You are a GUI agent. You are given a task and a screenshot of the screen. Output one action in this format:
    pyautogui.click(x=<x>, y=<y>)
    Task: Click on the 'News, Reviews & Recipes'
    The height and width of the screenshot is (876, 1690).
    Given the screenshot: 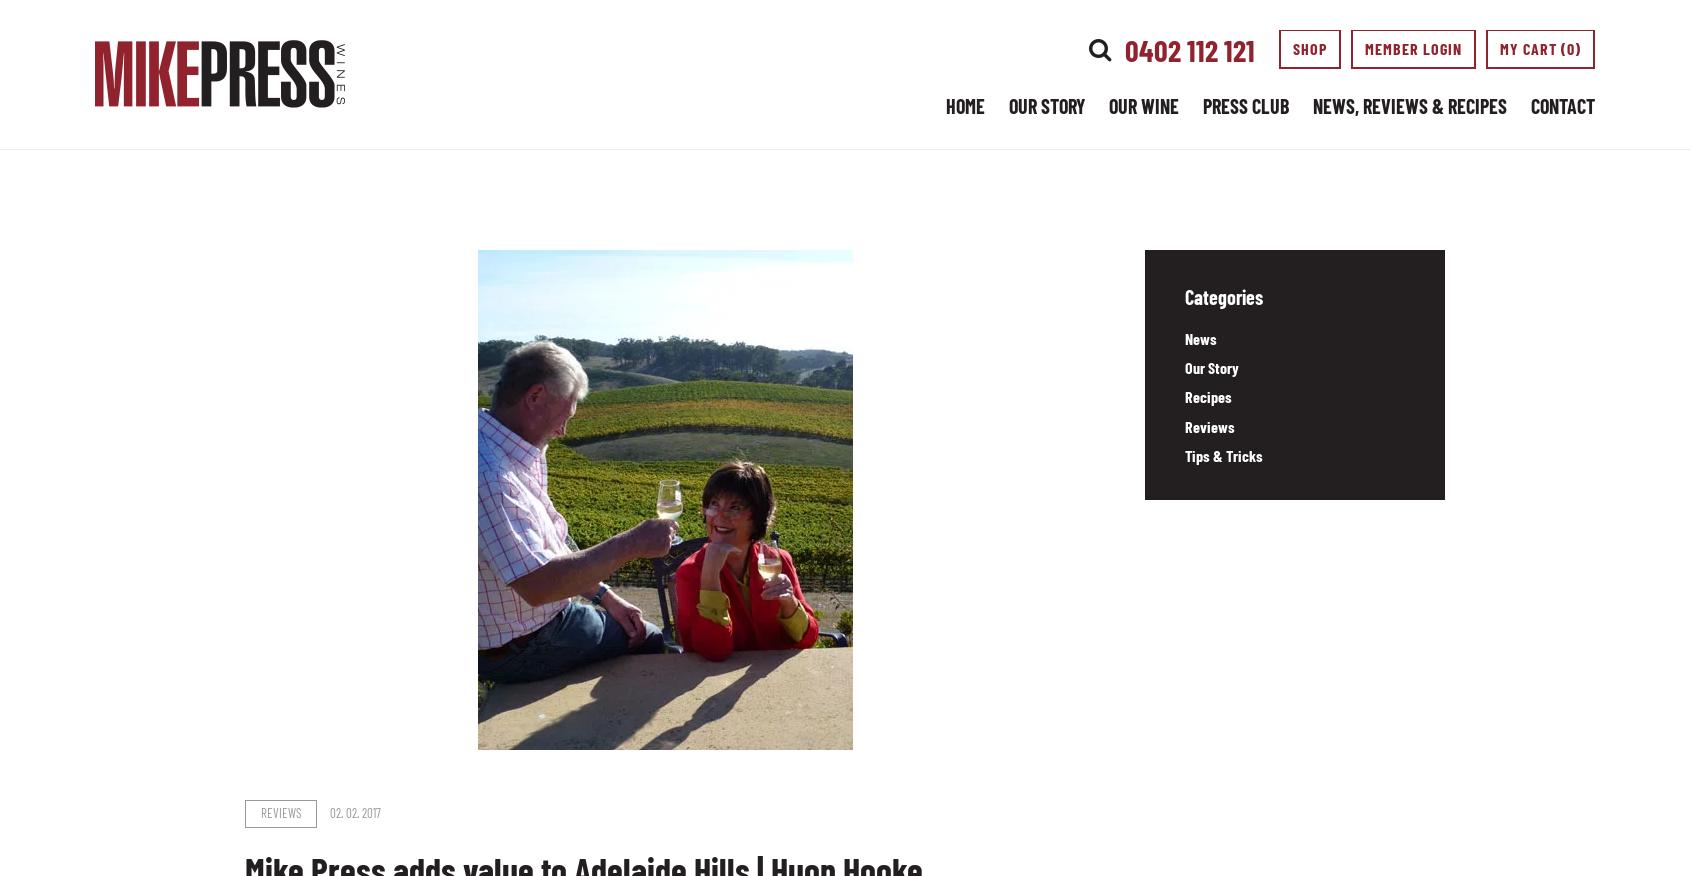 What is the action you would take?
    pyautogui.click(x=1408, y=106)
    